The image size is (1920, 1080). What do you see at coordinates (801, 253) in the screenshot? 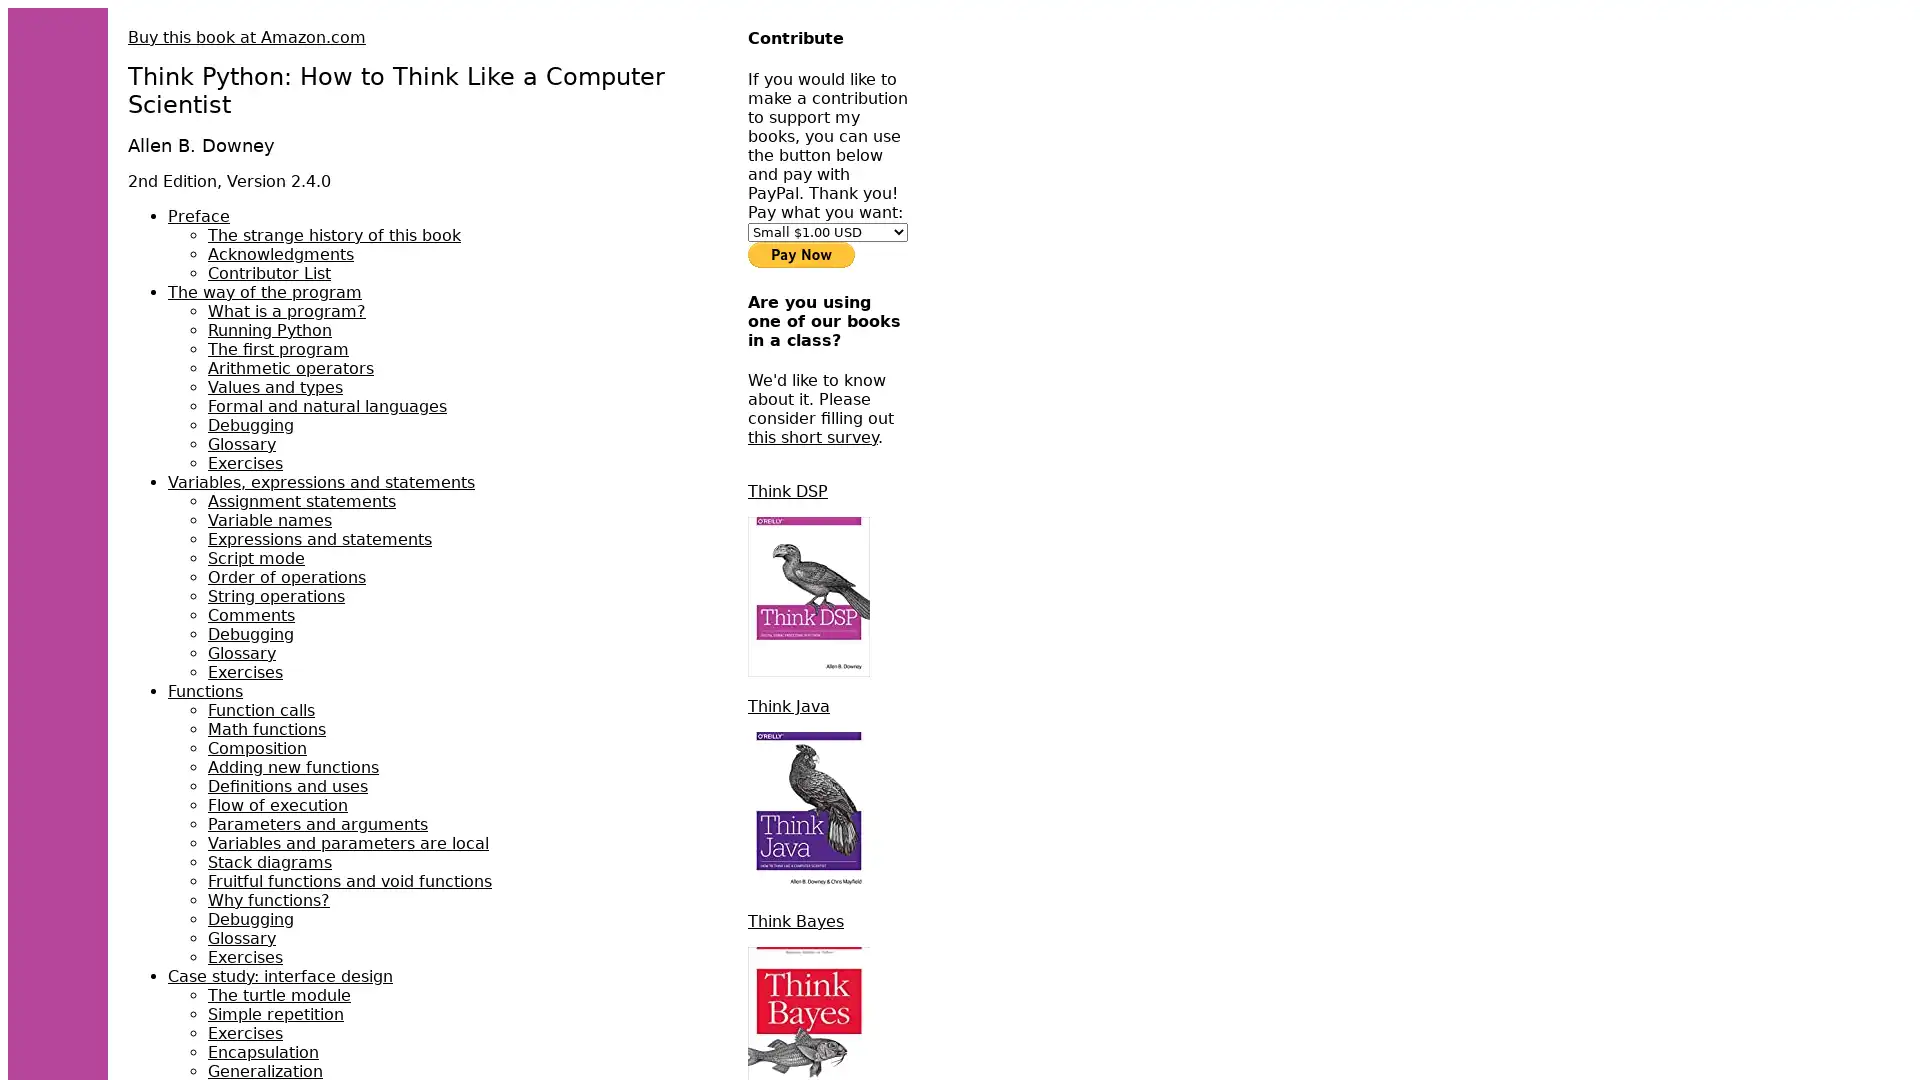
I see `PayPal - The safer, easier way to pay online!` at bounding box center [801, 253].